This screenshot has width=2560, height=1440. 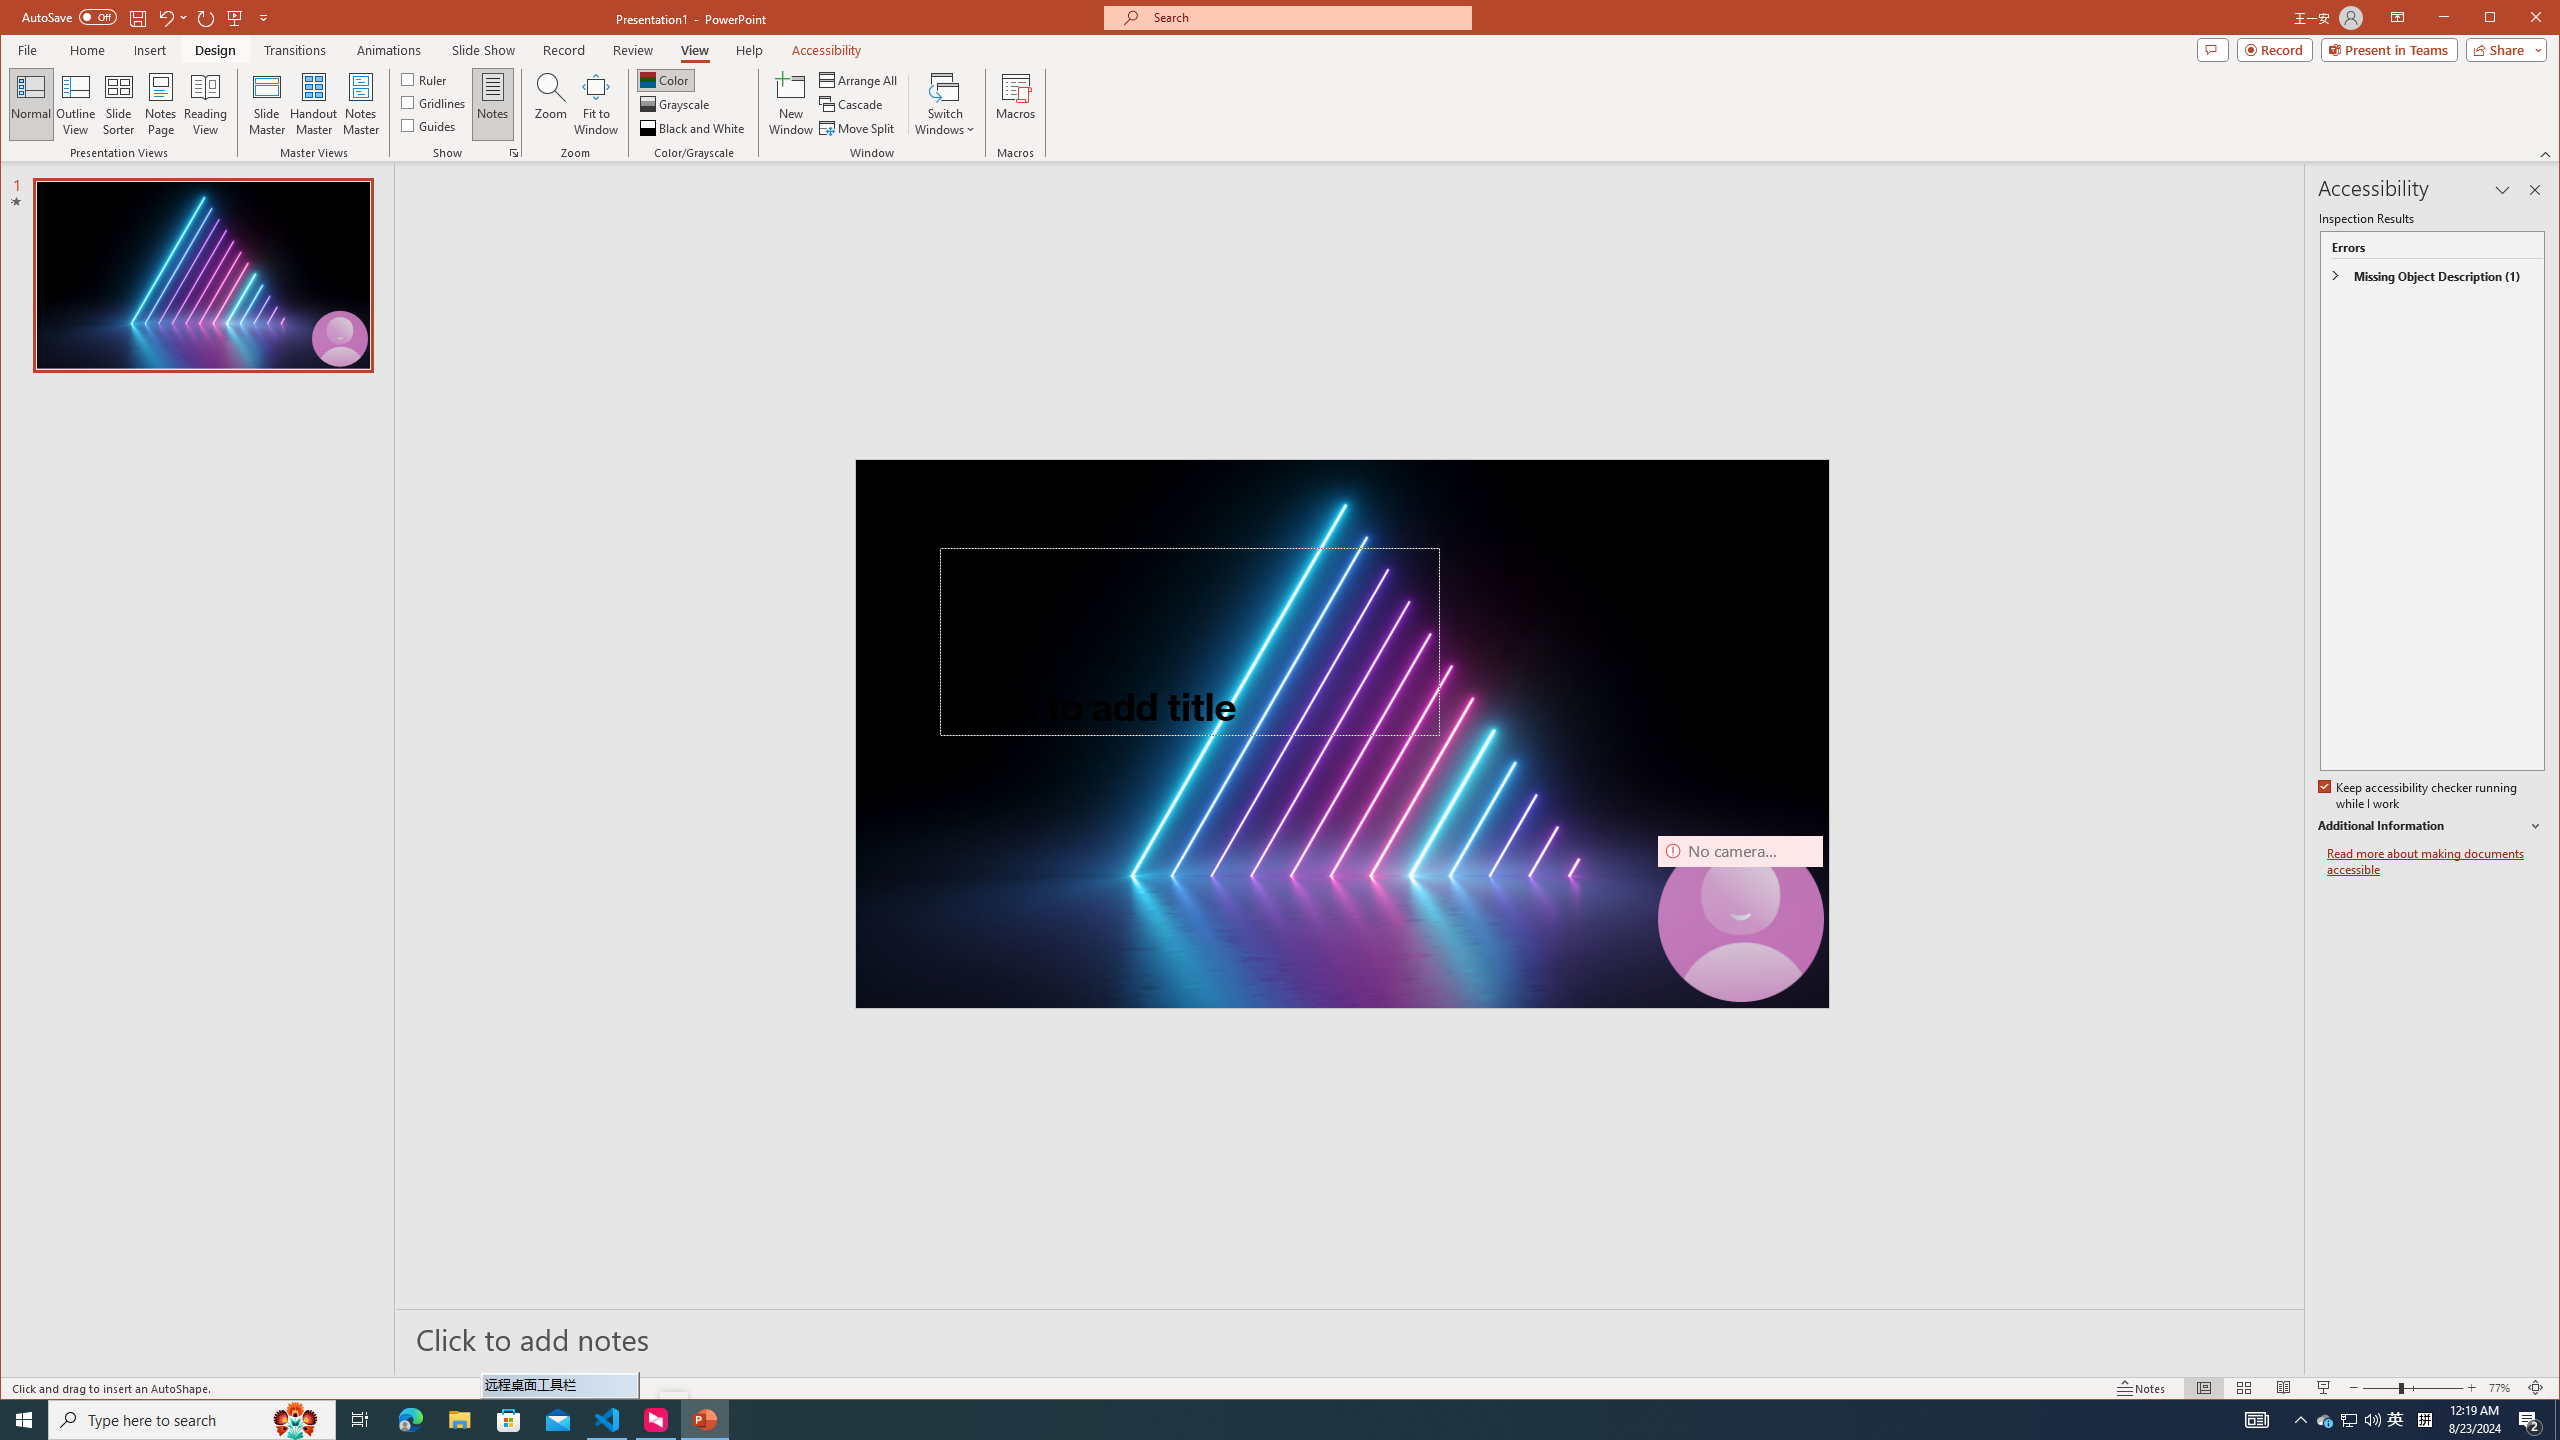 What do you see at coordinates (160, 103) in the screenshot?
I see `'Notes Page'` at bounding box center [160, 103].